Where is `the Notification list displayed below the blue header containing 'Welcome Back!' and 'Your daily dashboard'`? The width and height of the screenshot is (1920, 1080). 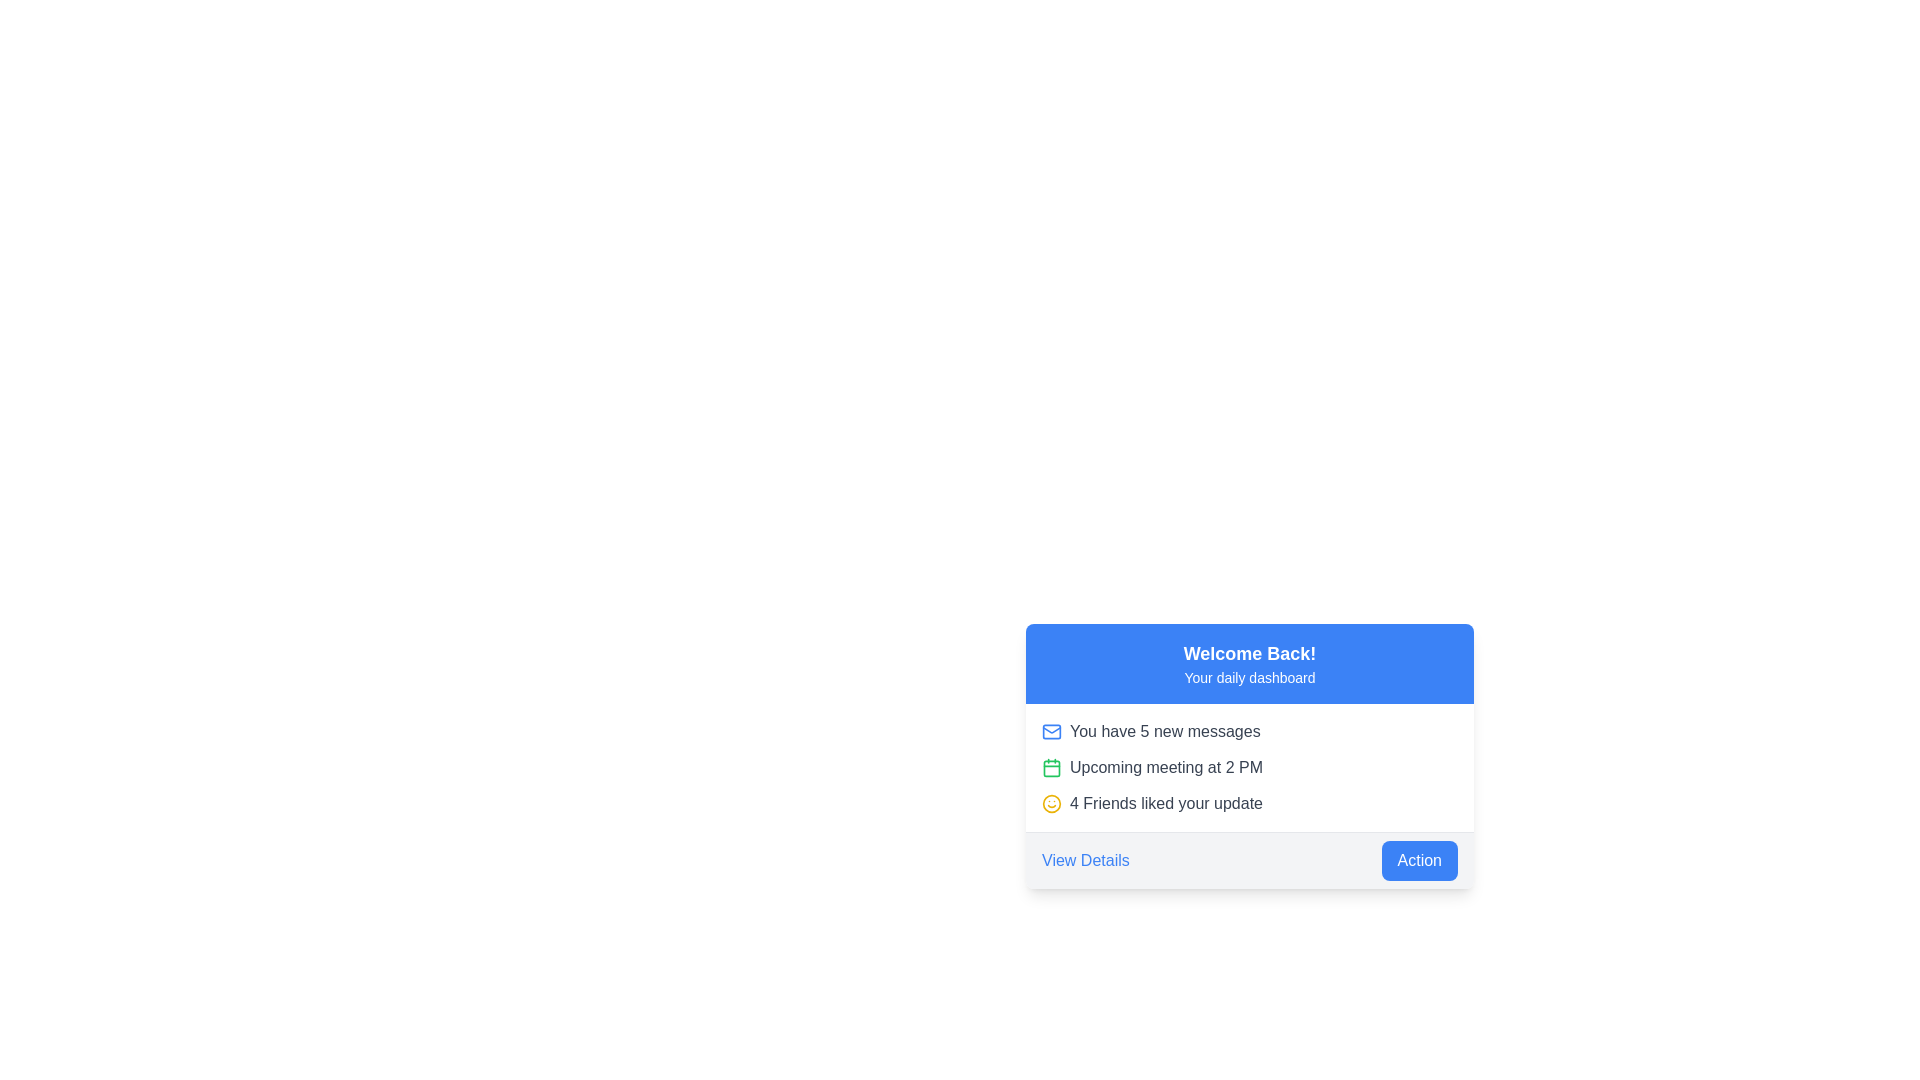
the Notification list displayed below the blue header containing 'Welcome Back!' and 'Your daily dashboard' is located at coordinates (1248, 766).